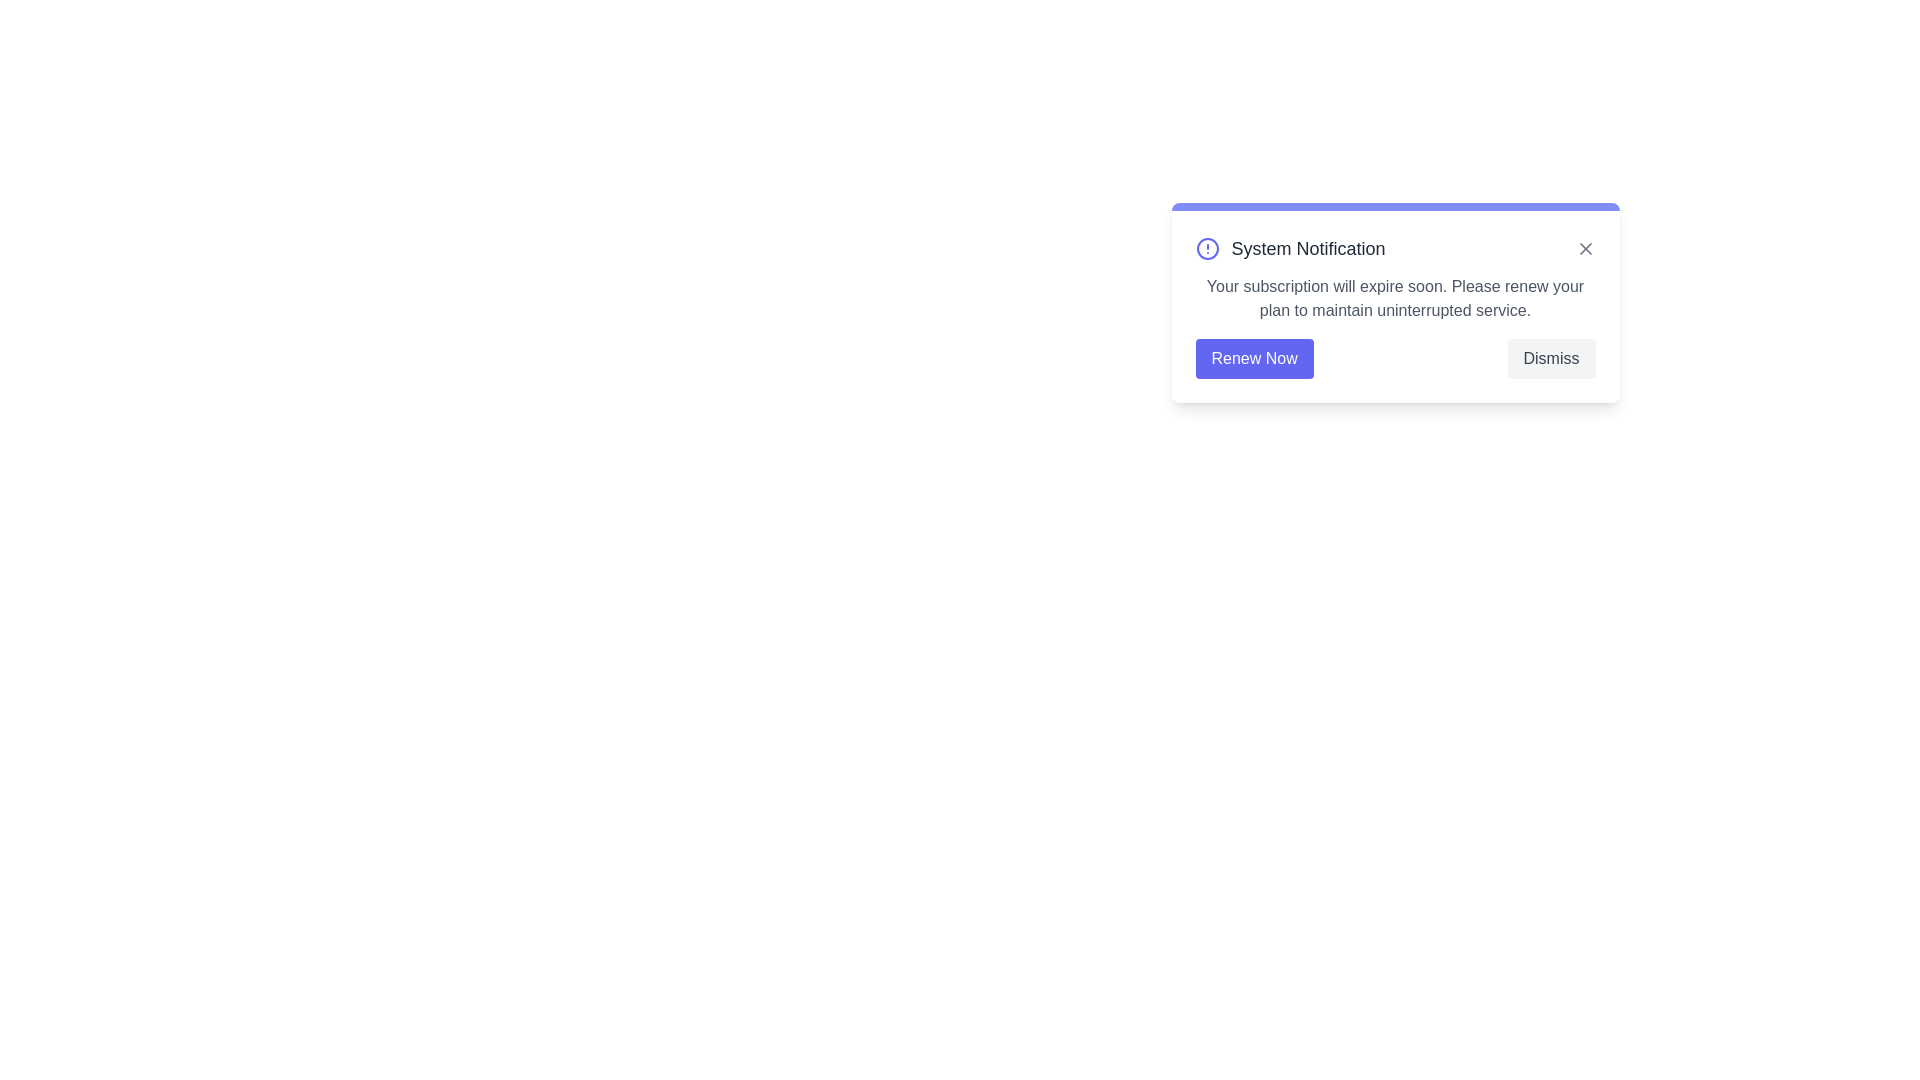 The image size is (1920, 1080). I want to click on the 'Renew Now' button, so click(1253, 357).